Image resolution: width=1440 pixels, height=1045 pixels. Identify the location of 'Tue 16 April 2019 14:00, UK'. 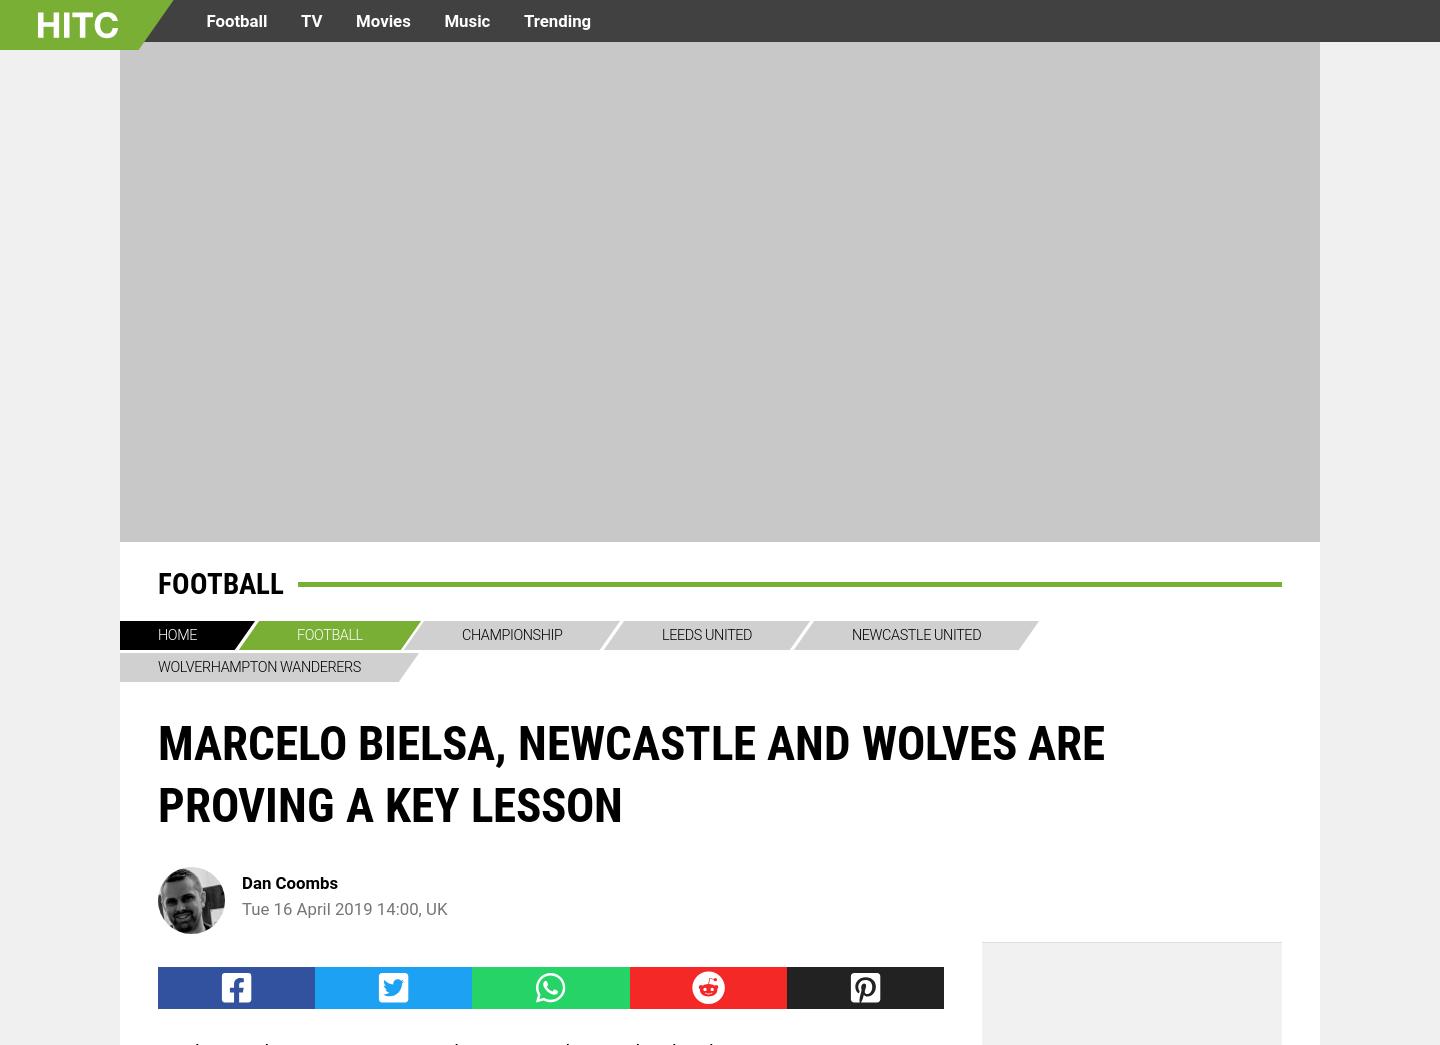
(344, 909).